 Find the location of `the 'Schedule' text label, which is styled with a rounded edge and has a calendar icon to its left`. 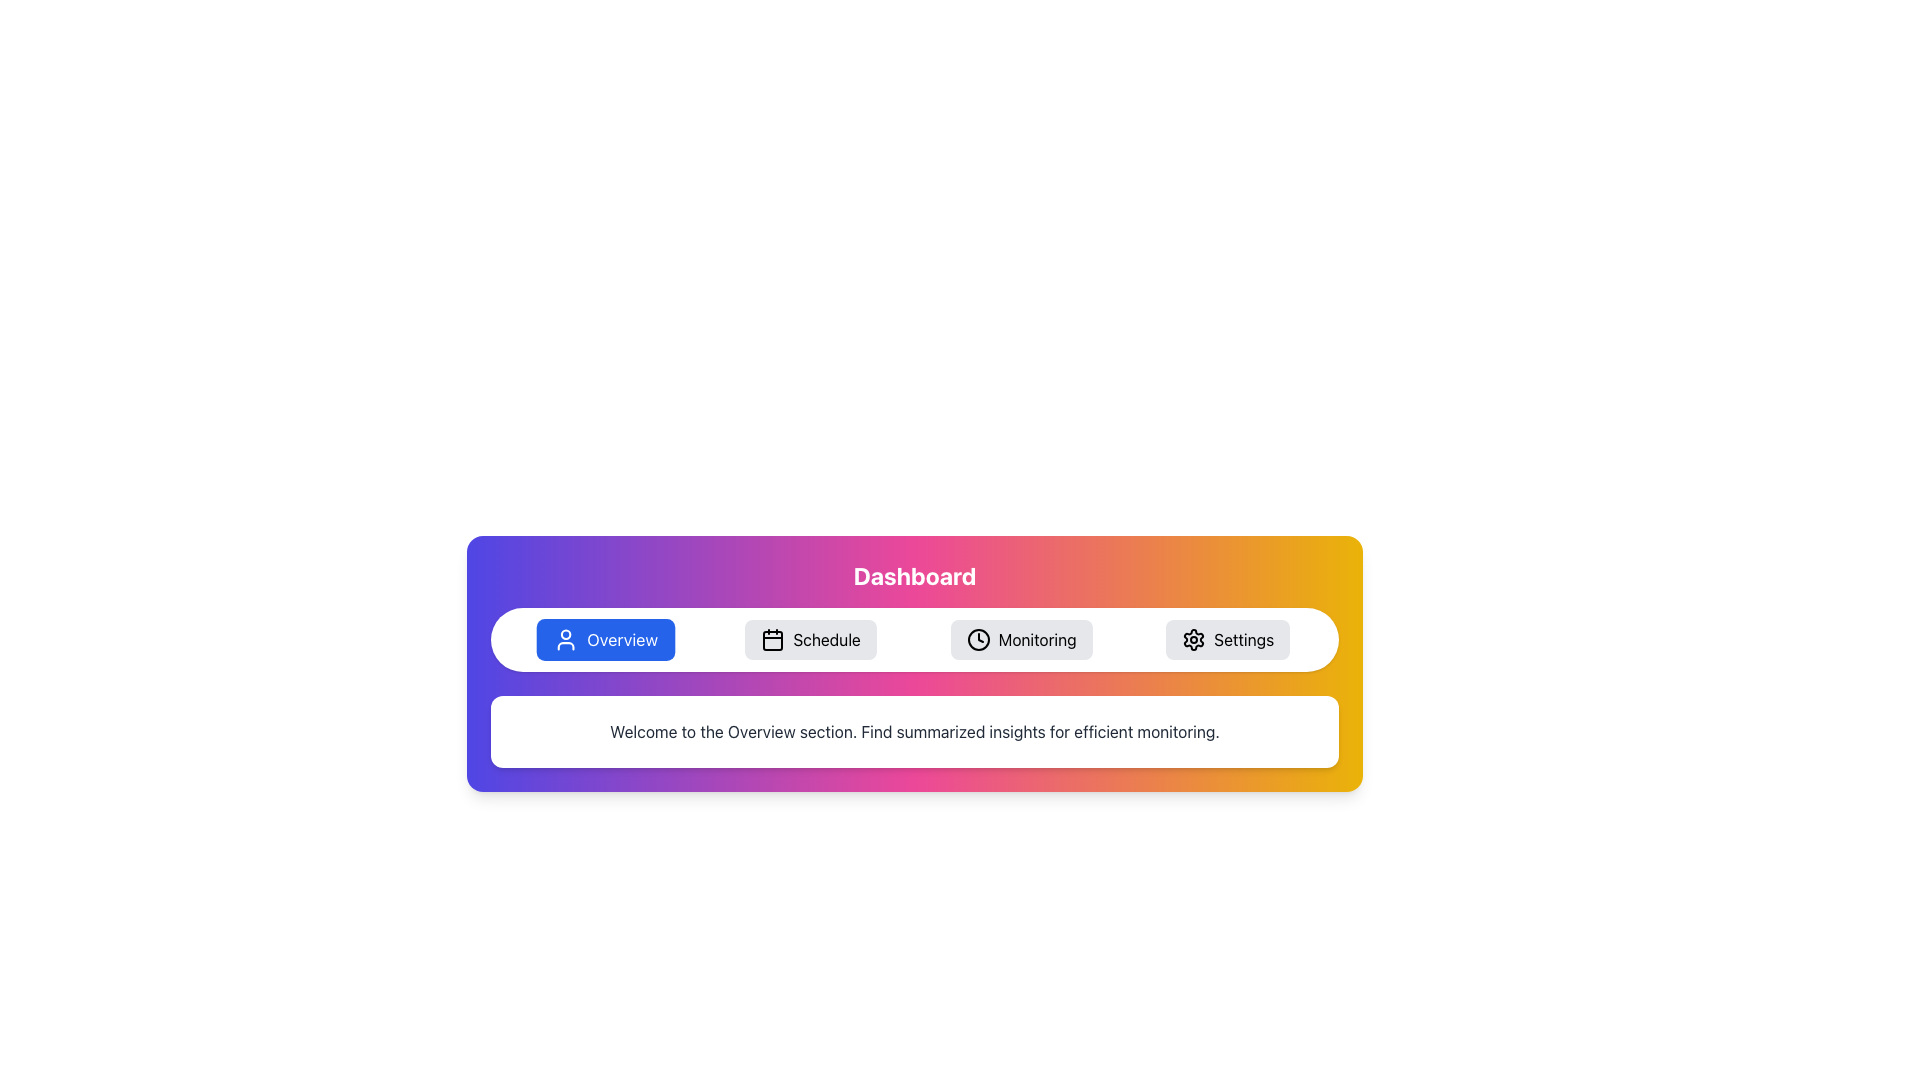

the 'Schedule' text label, which is styled with a rounded edge and has a calendar icon to its left is located at coordinates (827, 640).